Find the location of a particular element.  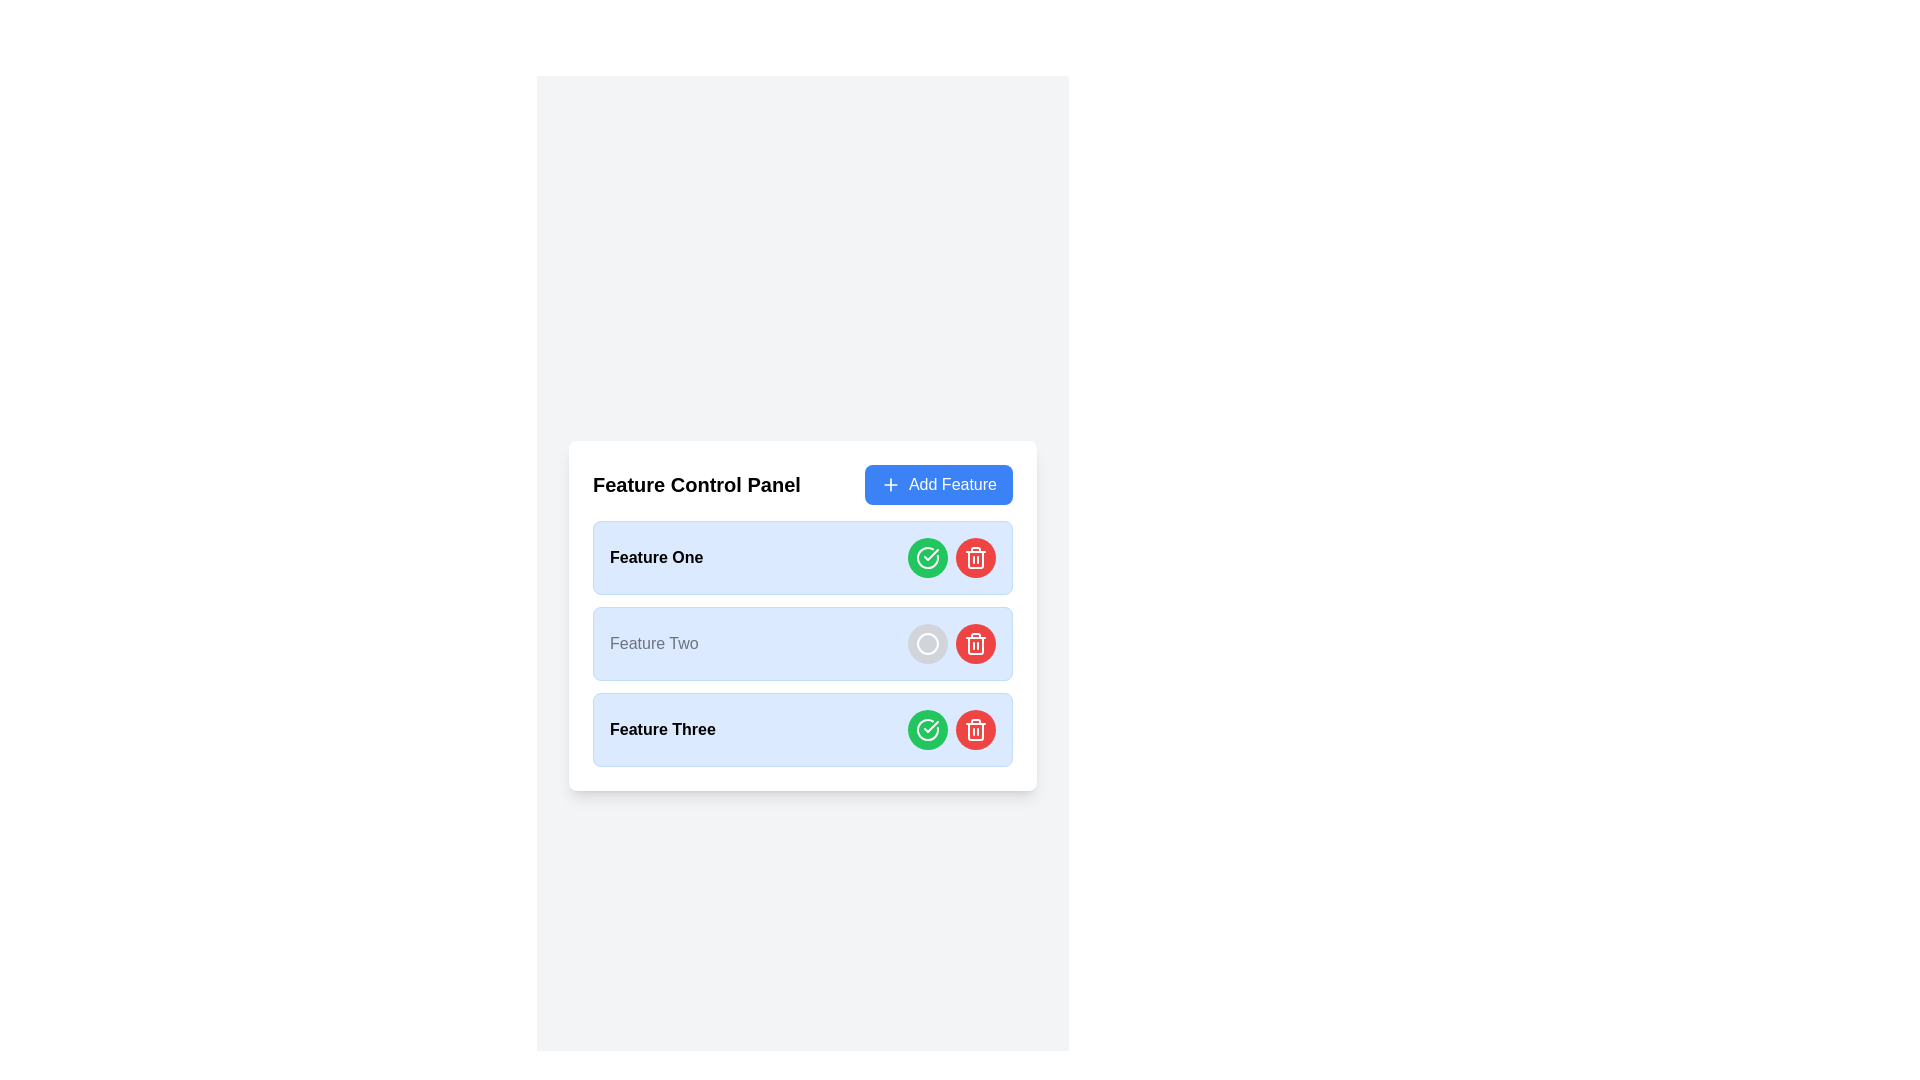

the delete button located to the right of the green check button in the row for 'Feature Three' is located at coordinates (975, 729).